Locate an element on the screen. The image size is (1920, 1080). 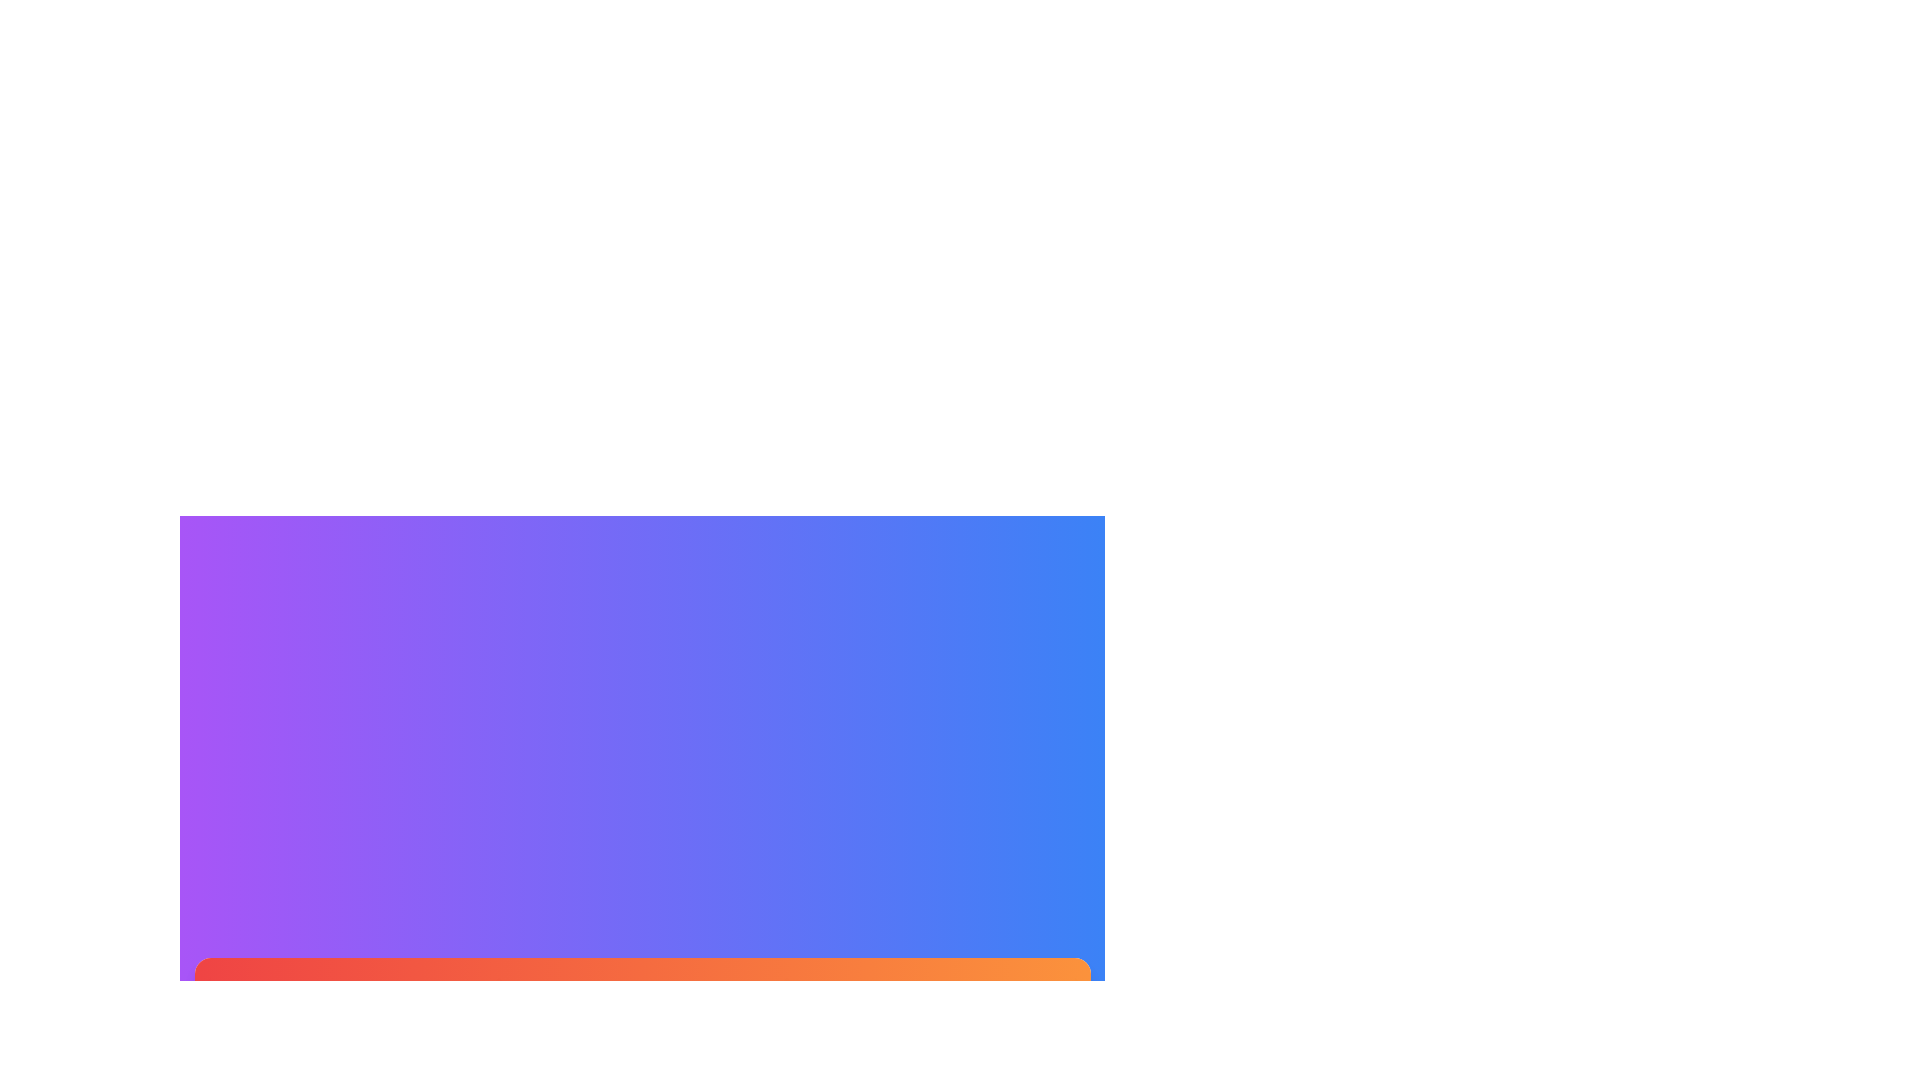
the Courses tab is located at coordinates (642, 998).